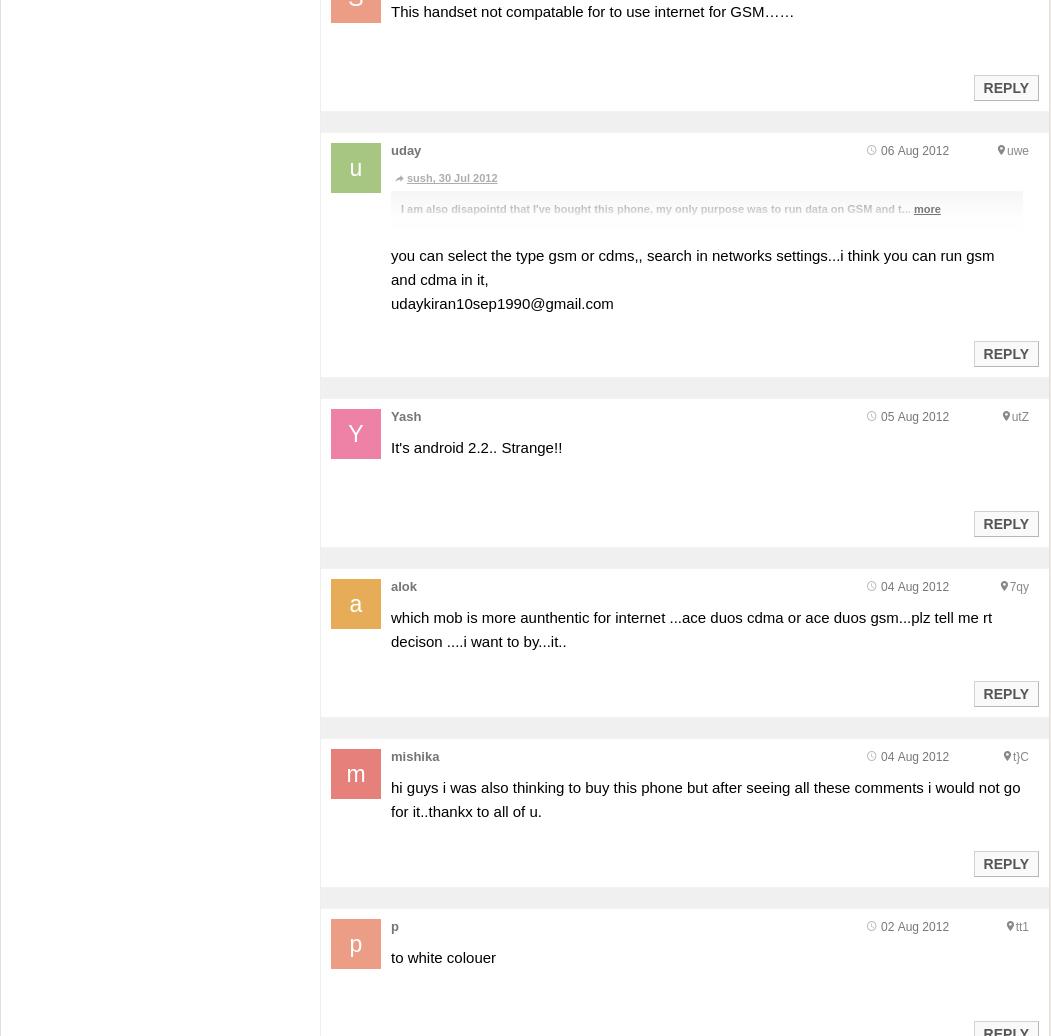 The width and height of the screenshot is (1051, 1036). What do you see at coordinates (915, 925) in the screenshot?
I see `'02 Aug 2012'` at bounding box center [915, 925].